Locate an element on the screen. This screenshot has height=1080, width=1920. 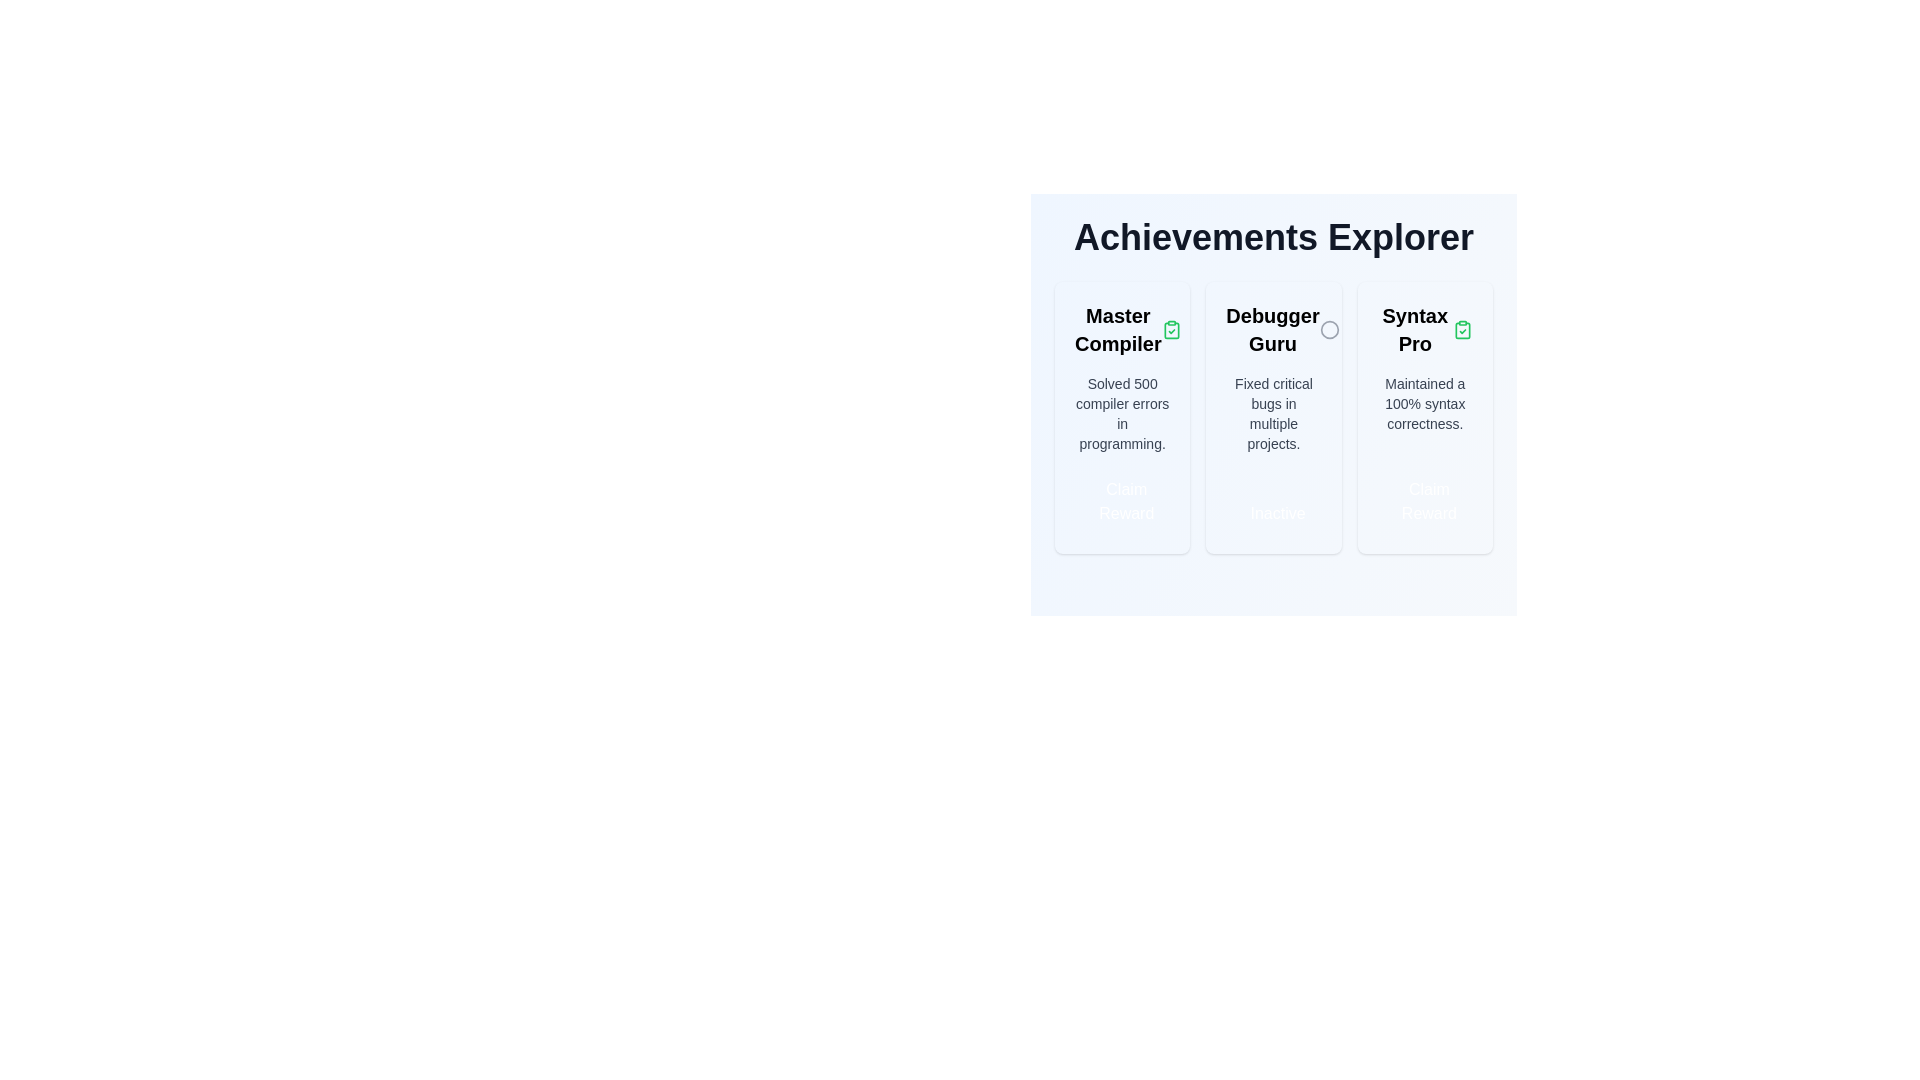
the text label positioned at the top-center of the rightmost card in the 'Achievements Explorer' section, which indicates the achievement or feature described in that card is located at coordinates (1414, 329).